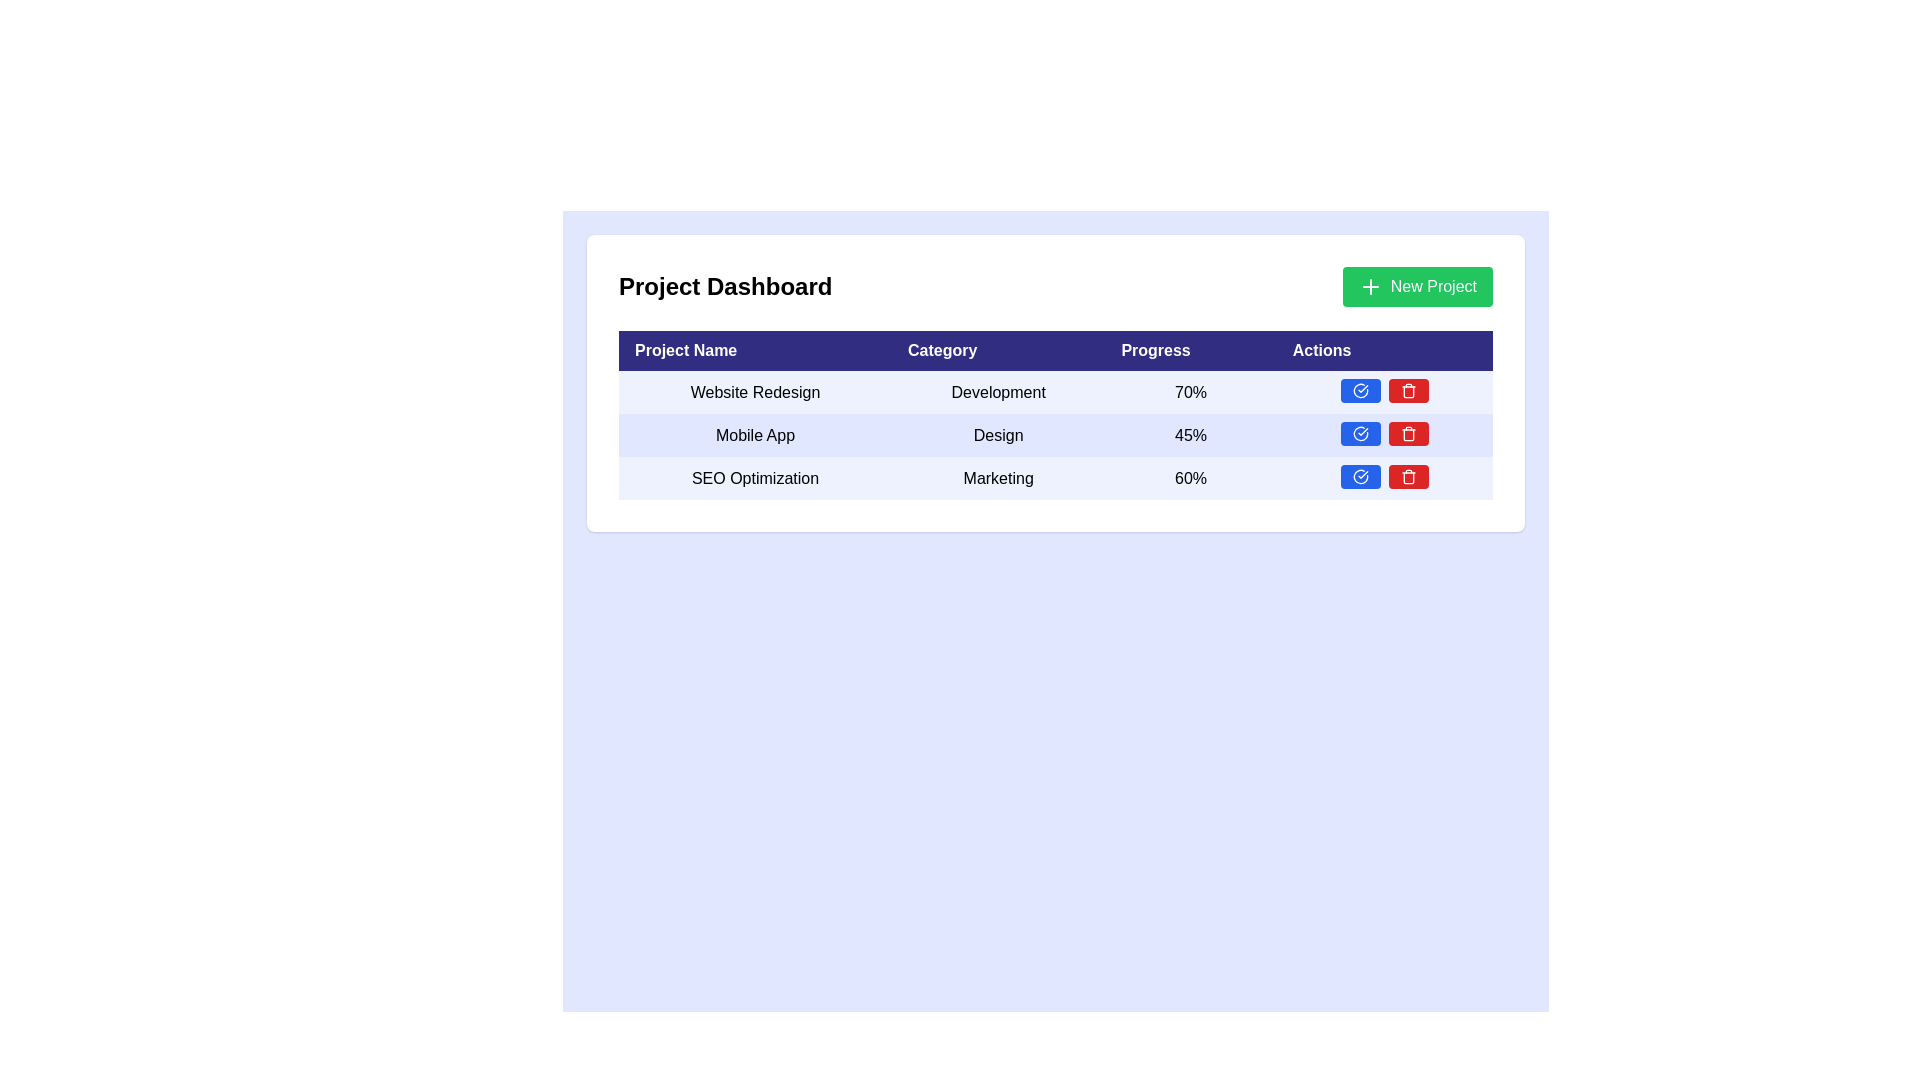  I want to click on the delete button located in the 'Actions' column of the last row in the table, so click(1407, 477).